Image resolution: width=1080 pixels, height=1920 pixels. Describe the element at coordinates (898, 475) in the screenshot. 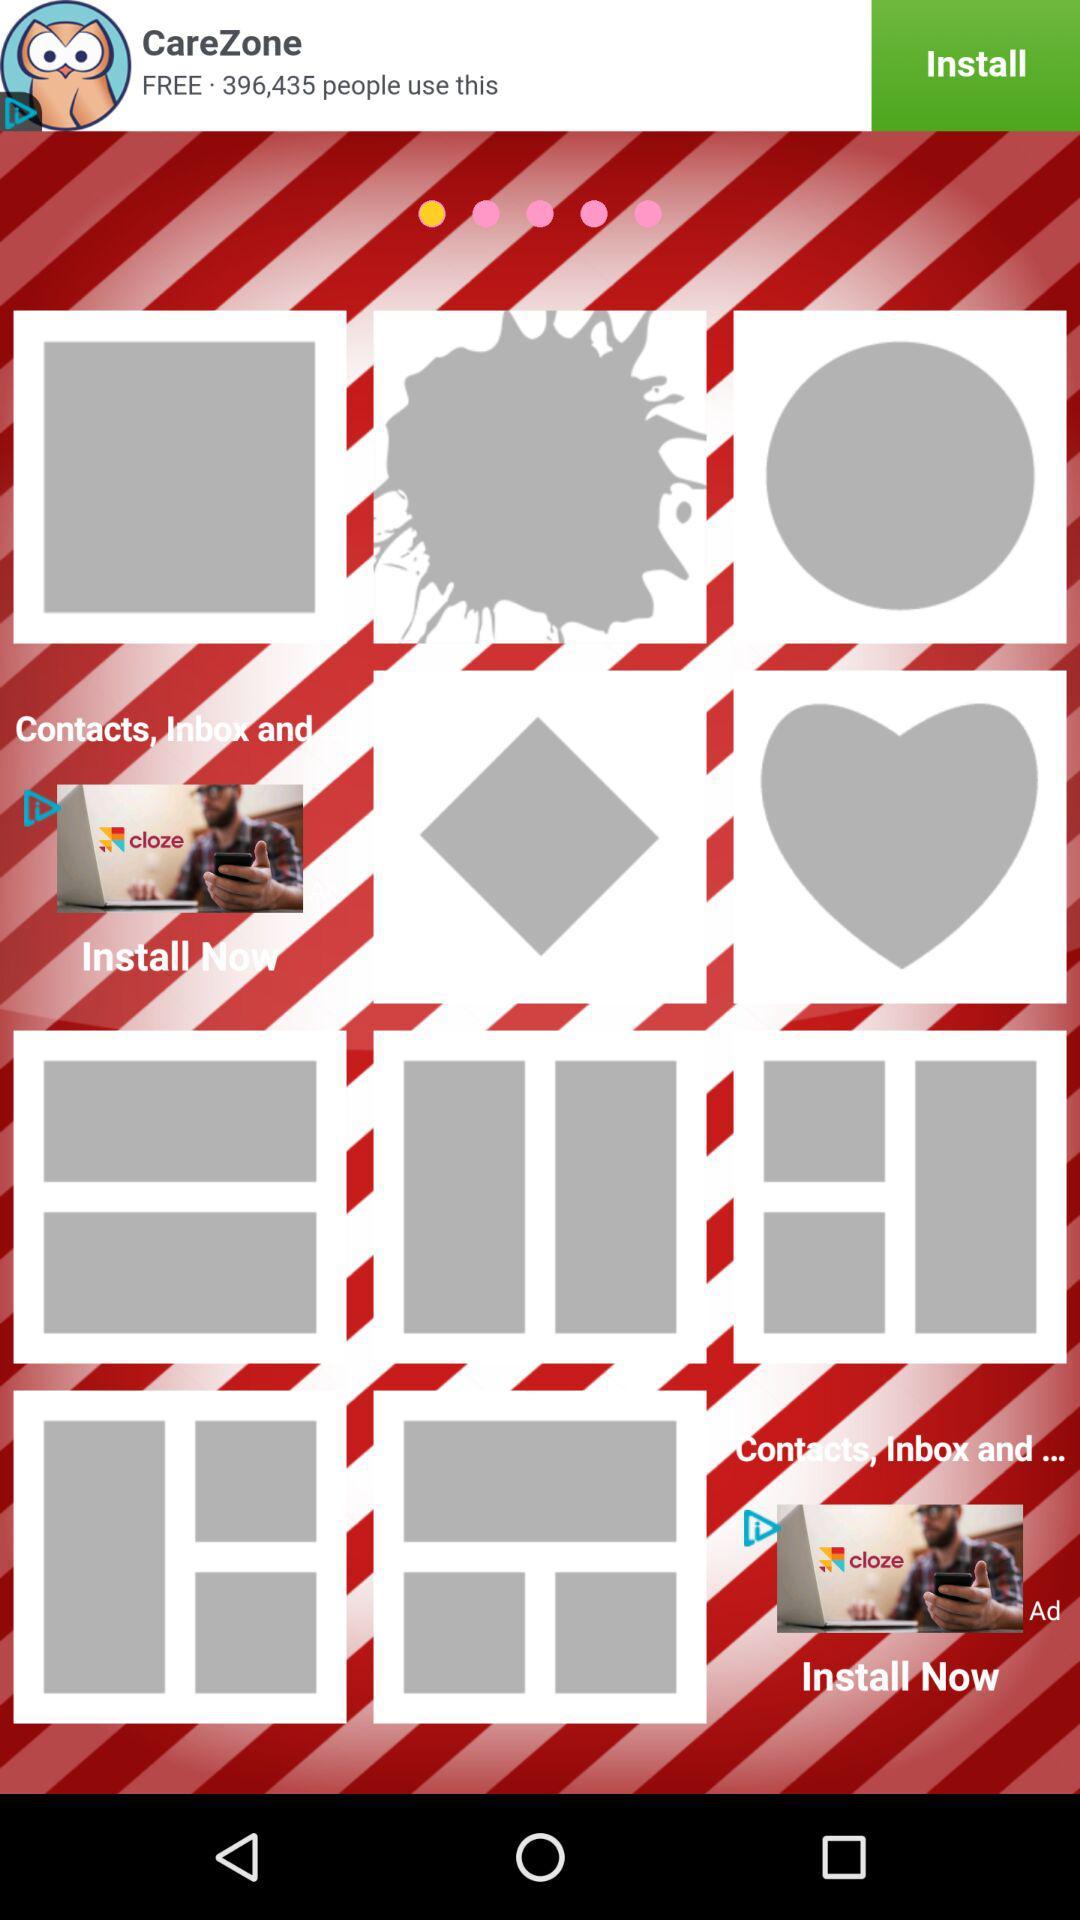

I see `to face` at that location.